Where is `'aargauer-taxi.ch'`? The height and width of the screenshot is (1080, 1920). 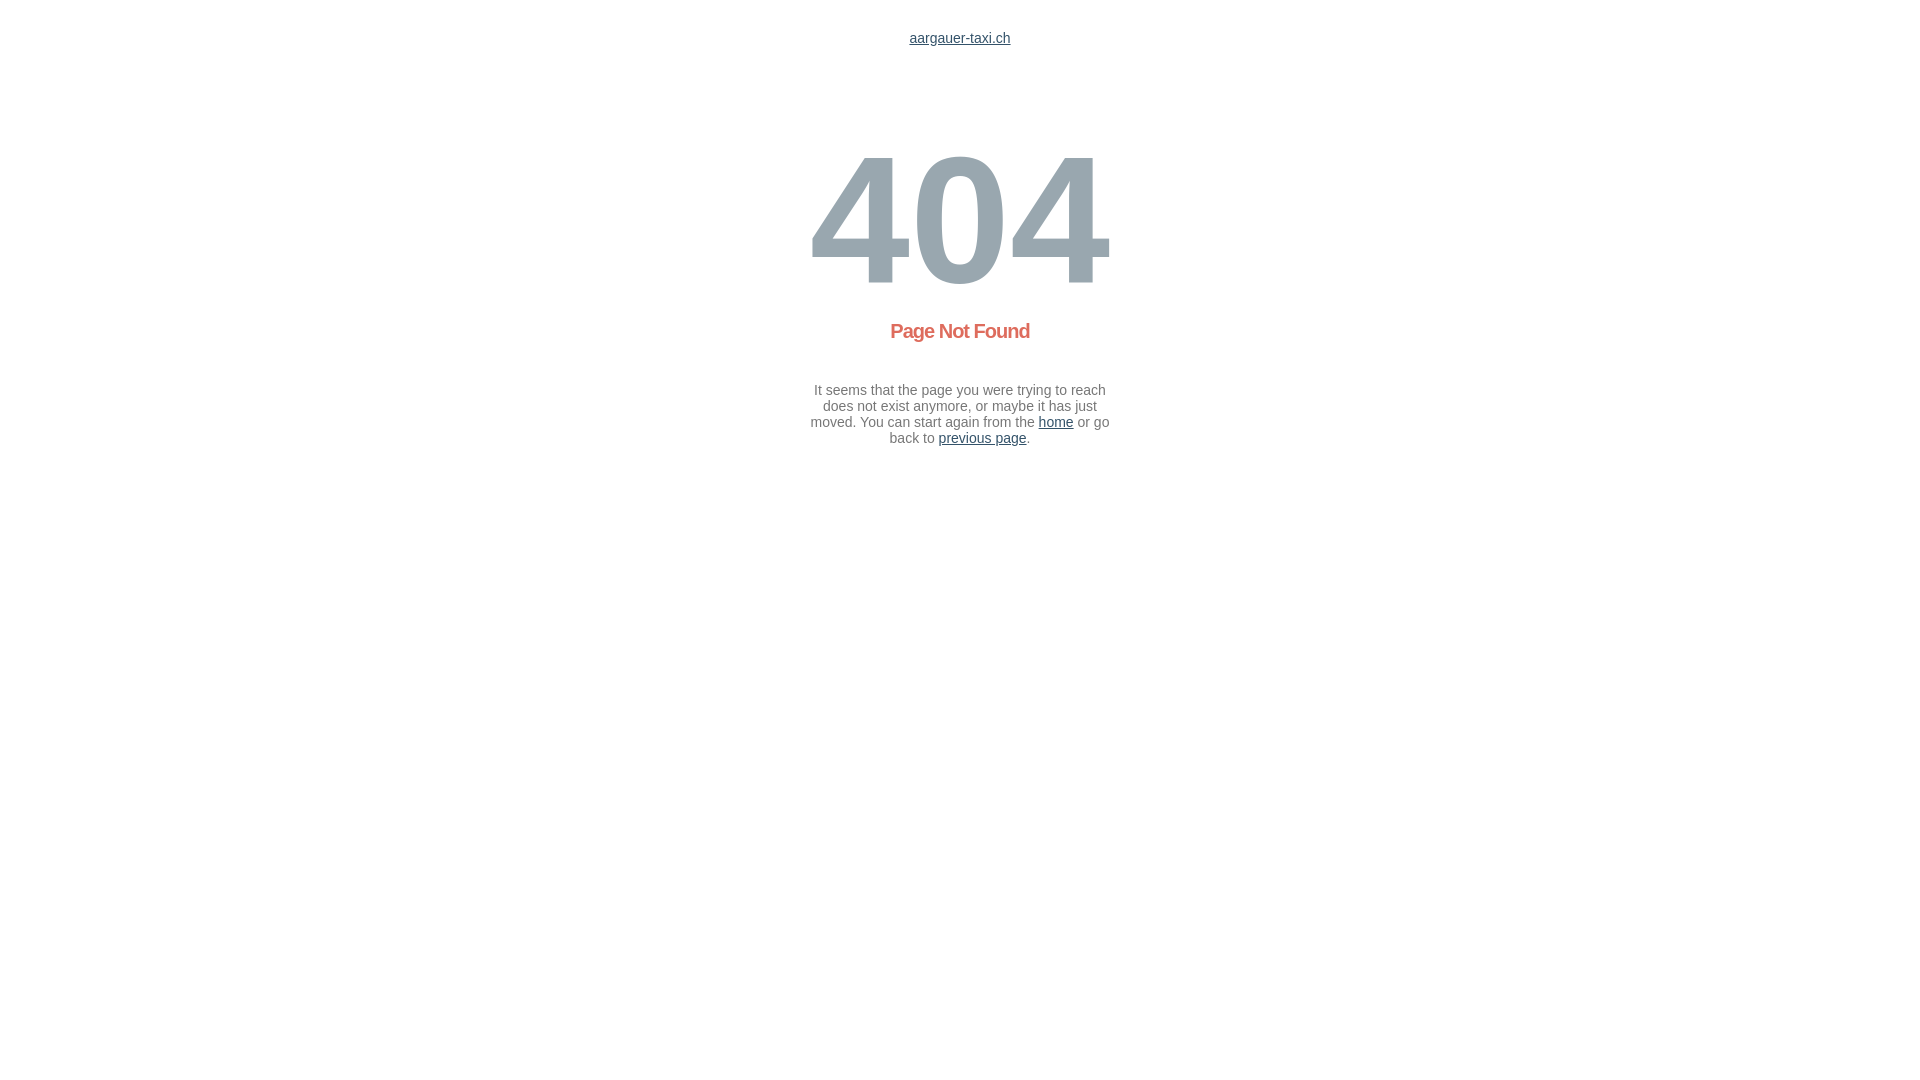
'aargauer-taxi.ch' is located at coordinates (958, 38).